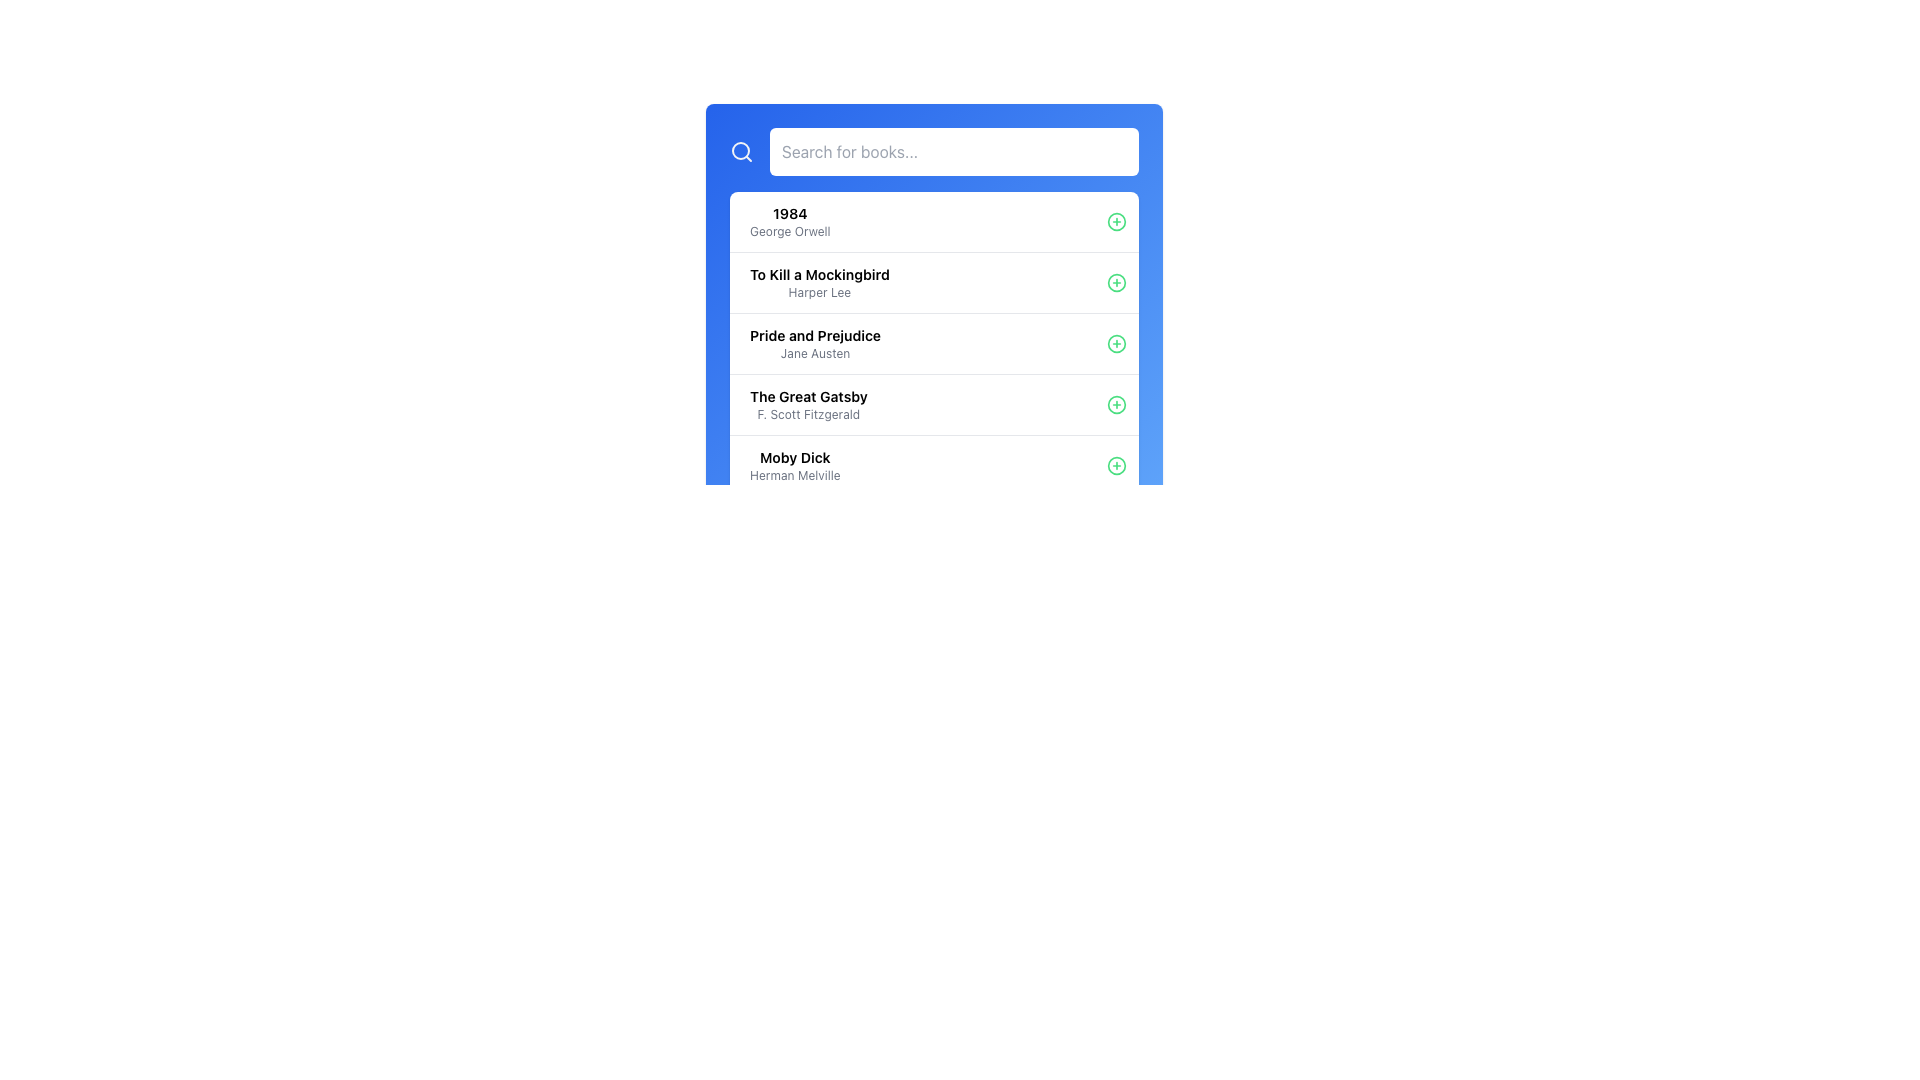  What do you see at coordinates (819, 293) in the screenshot?
I see `the text label displaying 'Harper Lee', which is located below the title 'To Kill a Mockingbird' in a small gray font` at bounding box center [819, 293].